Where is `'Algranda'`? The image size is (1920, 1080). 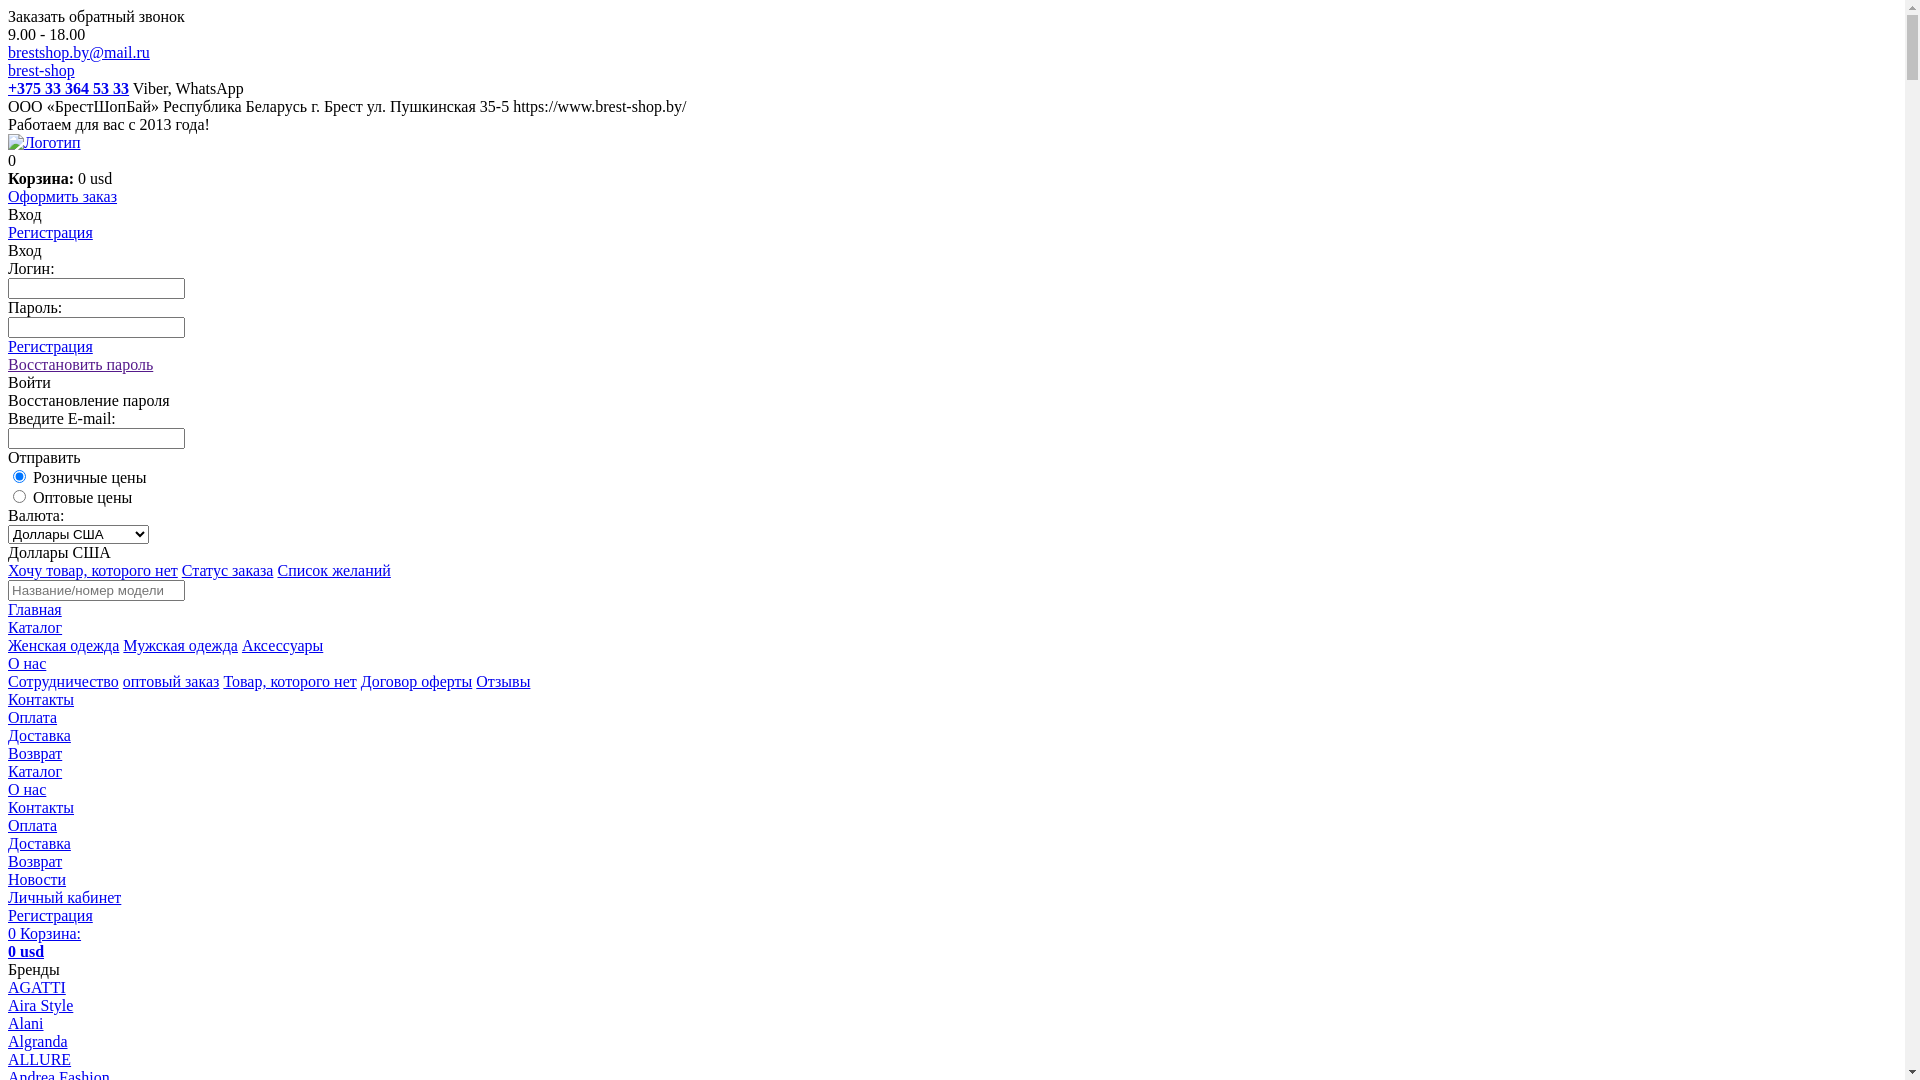
'Algranda' is located at coordinates (38, 1040).